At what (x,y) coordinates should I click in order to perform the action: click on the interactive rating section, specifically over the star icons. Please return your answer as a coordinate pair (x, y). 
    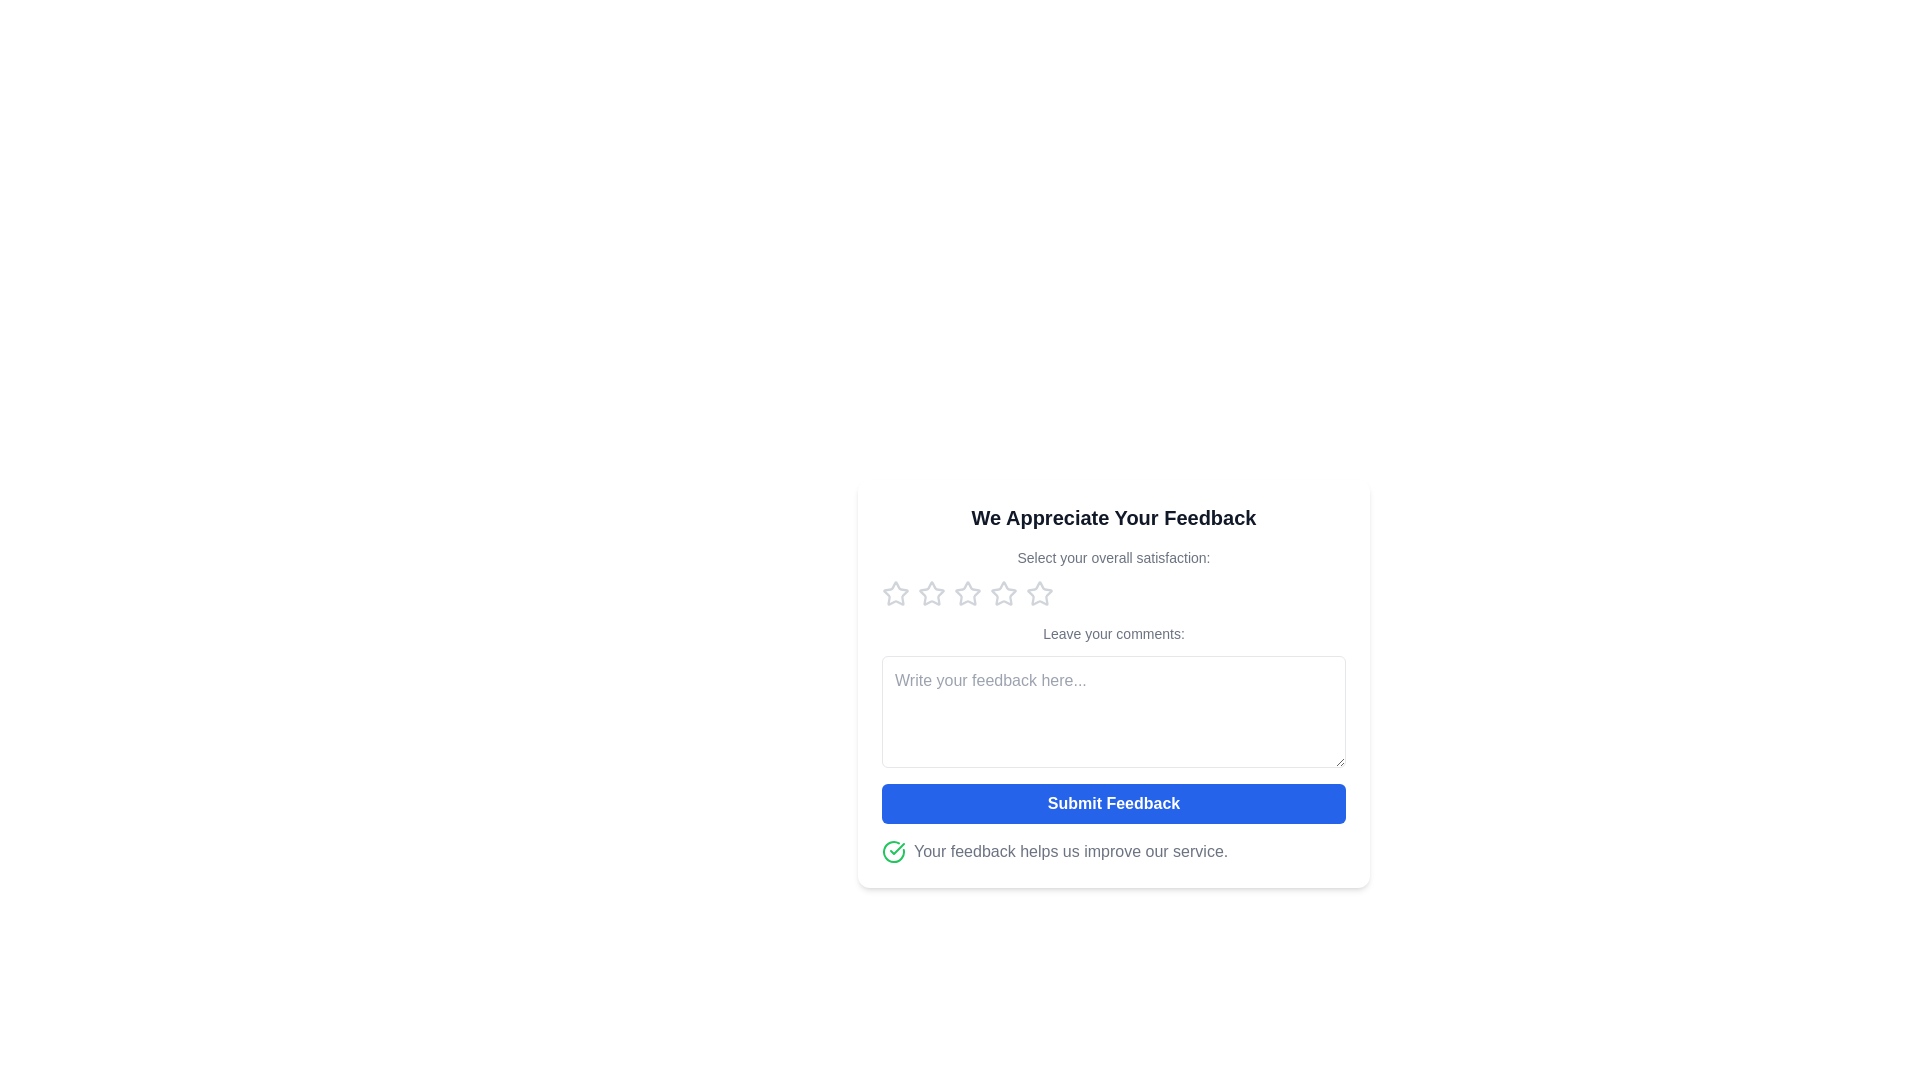
    Looking at the image, I should click on (1112, 578).